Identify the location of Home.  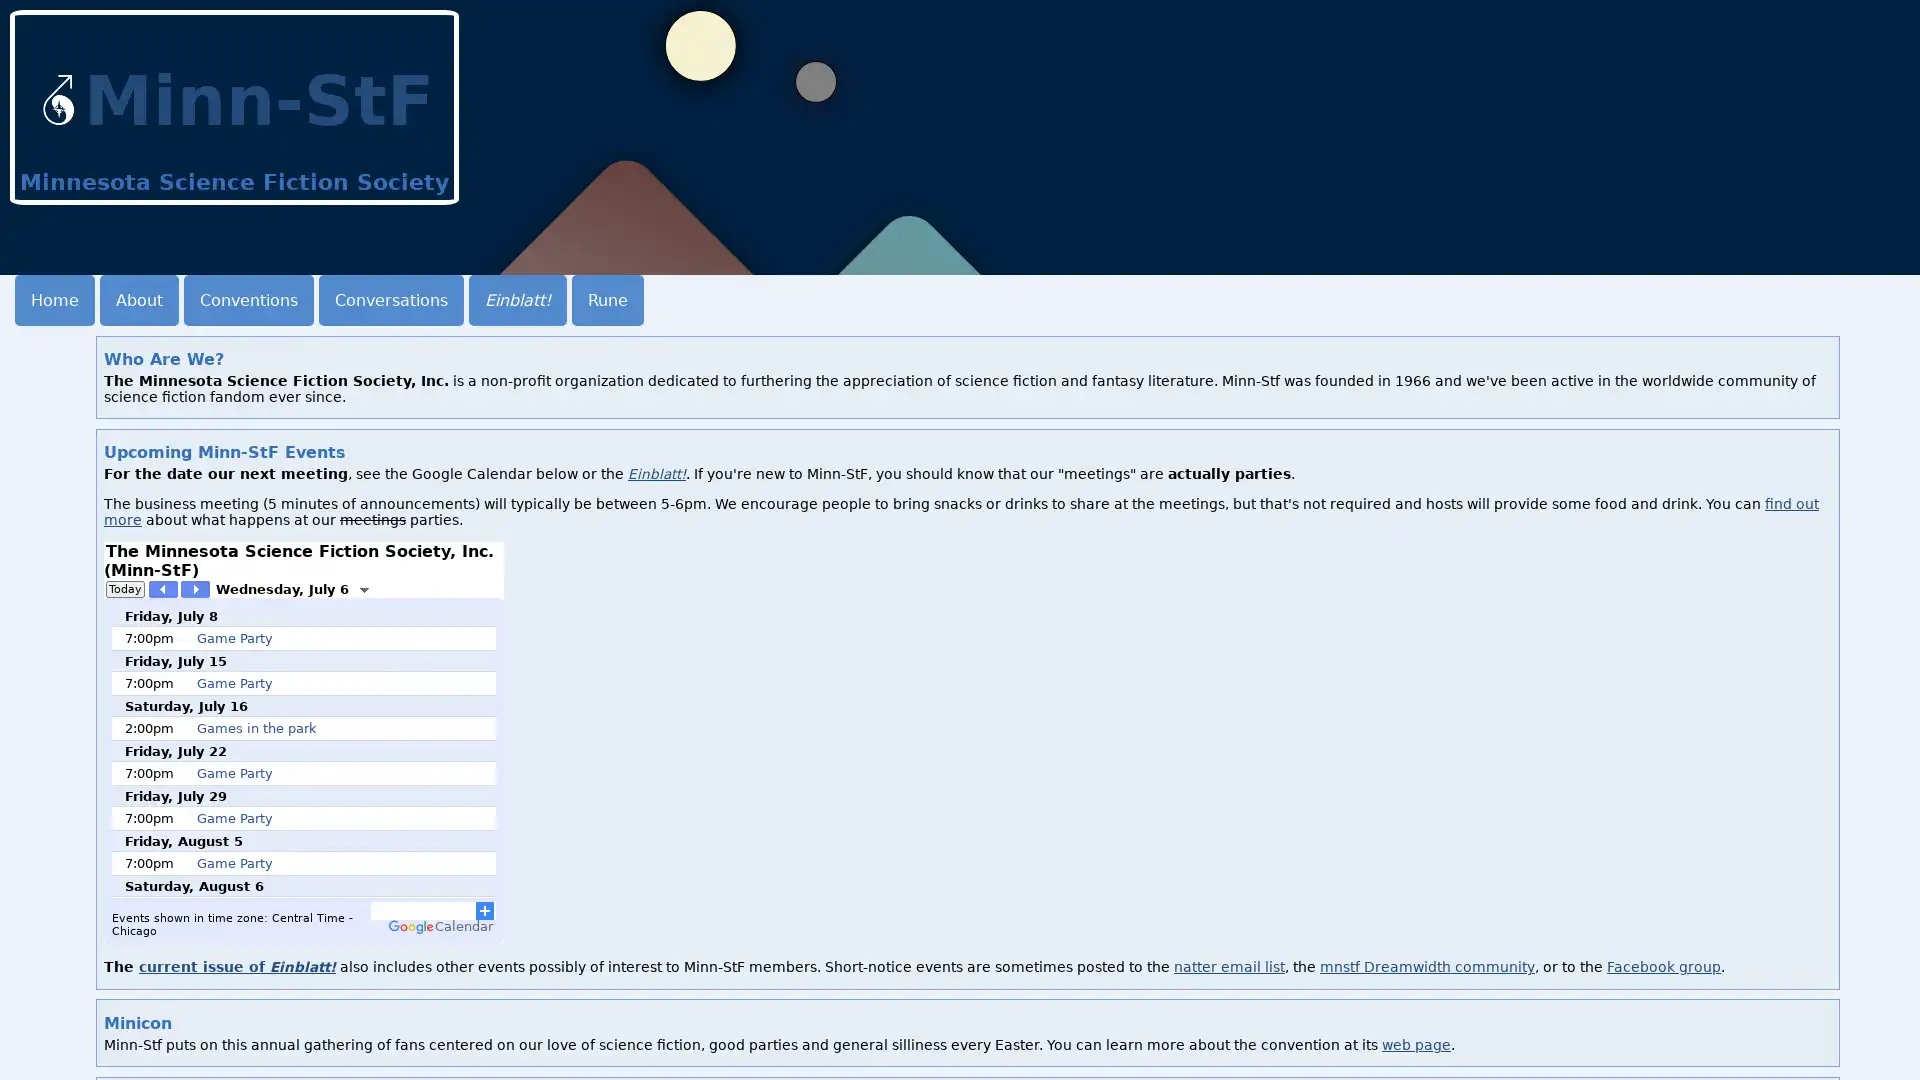
(54, 300).